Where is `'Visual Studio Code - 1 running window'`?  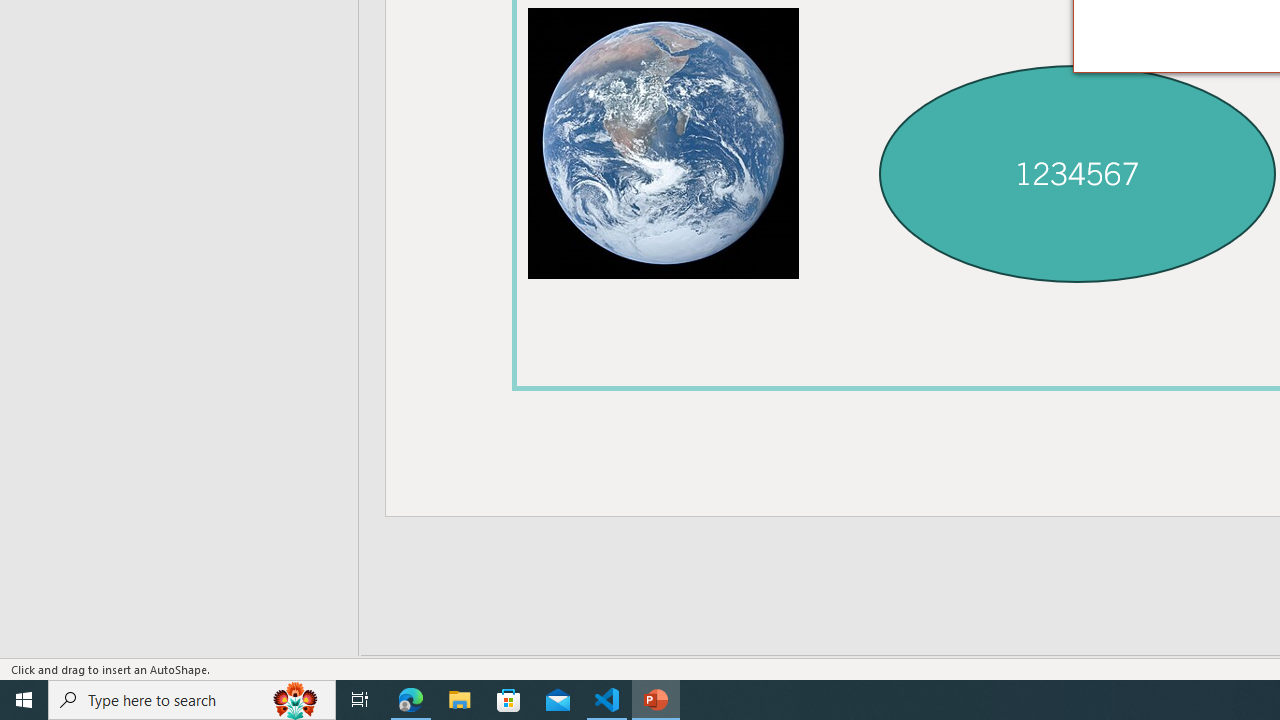
'Visual Studio Code - 1 running window' is located at coordinates (606, 698).